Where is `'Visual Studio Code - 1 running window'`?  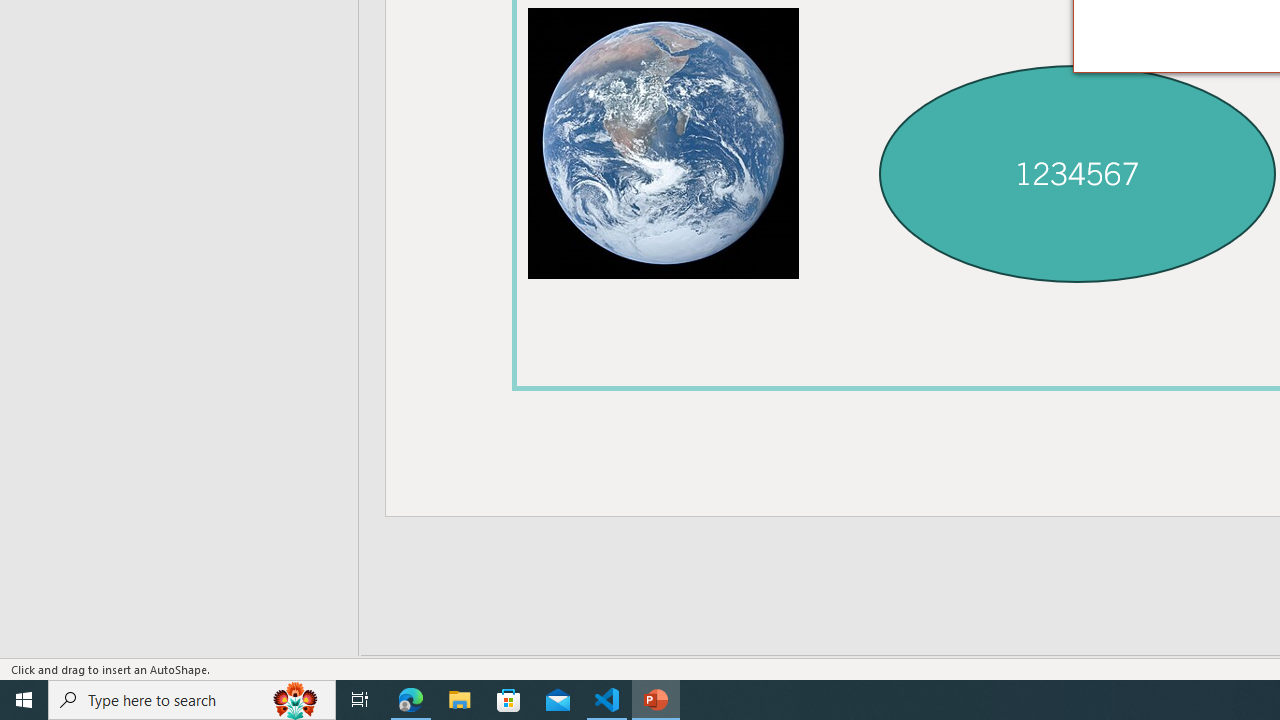
'Visual Studio Code - 1 running window' is located at coordinates (606, 698).